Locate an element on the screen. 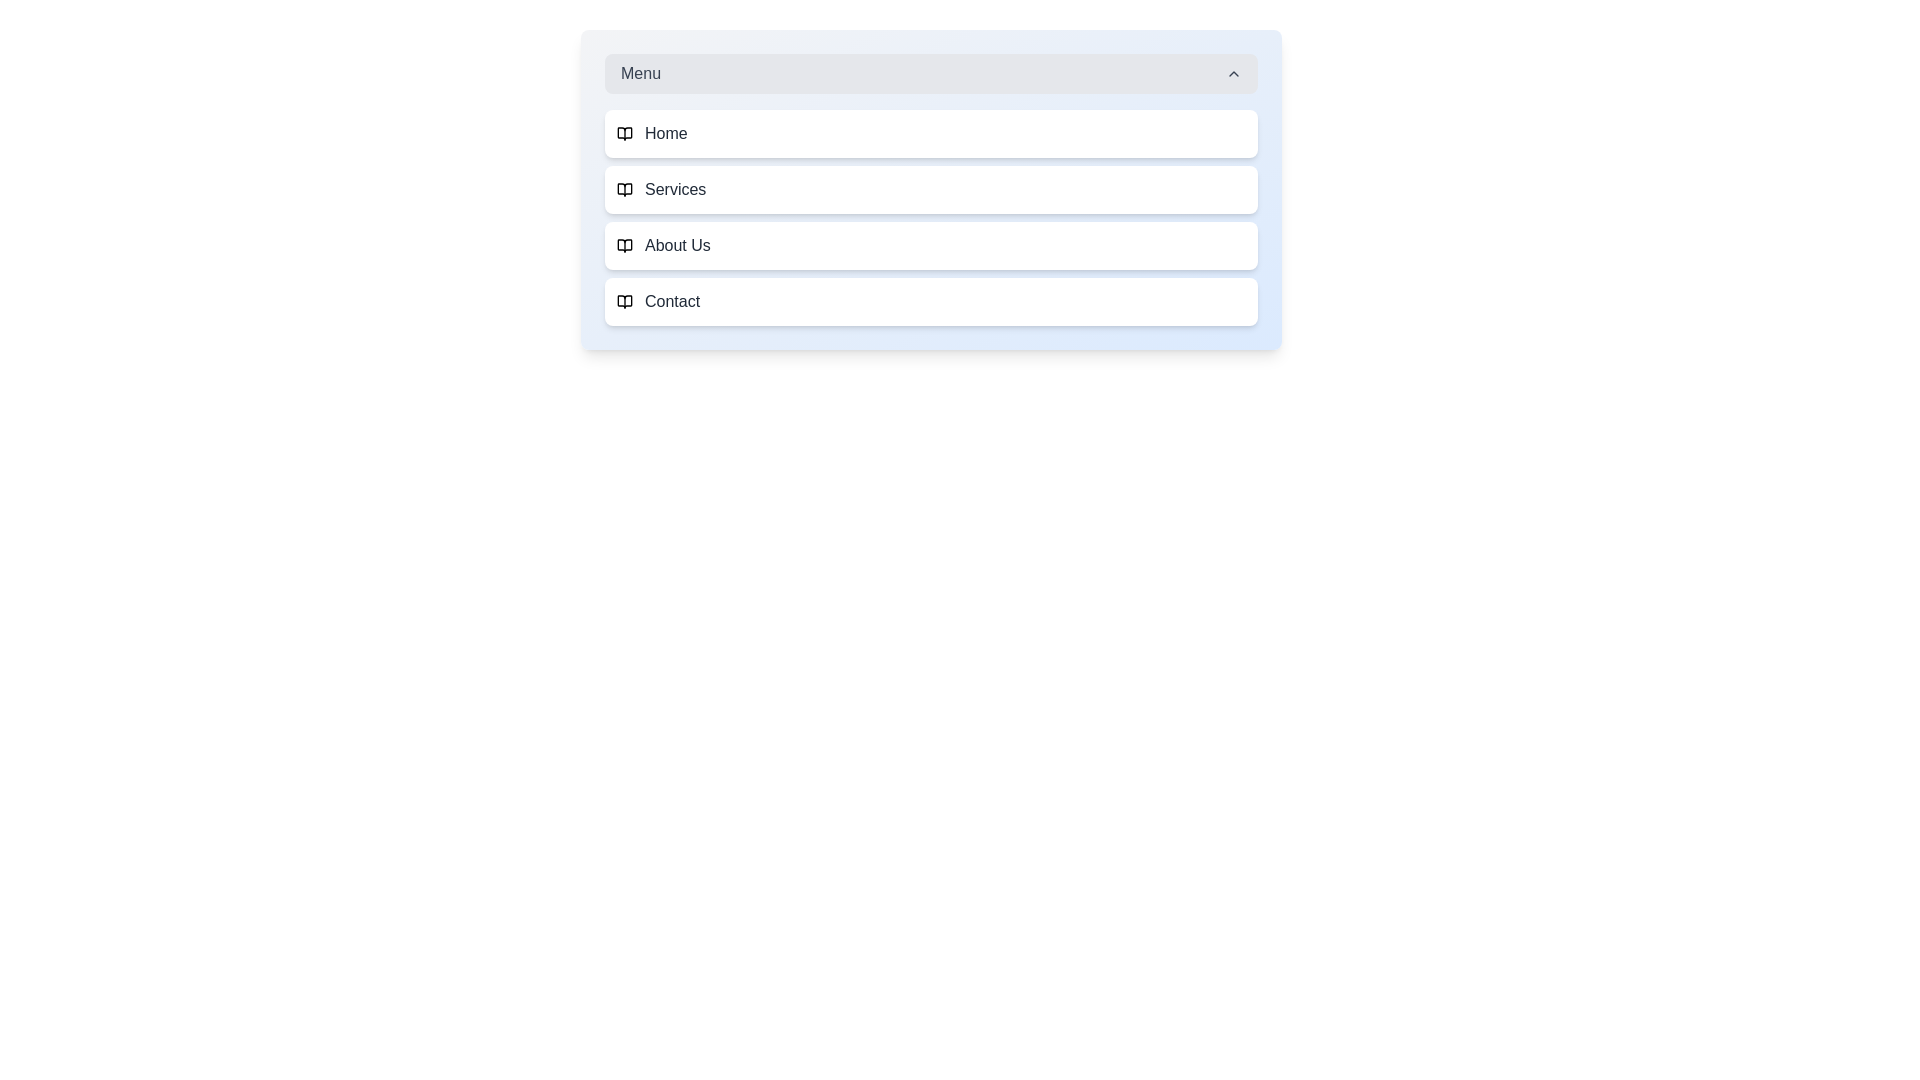 This screenshot has height=1080, width=1920. the open book icon located next is located at coordinates (623, 189).